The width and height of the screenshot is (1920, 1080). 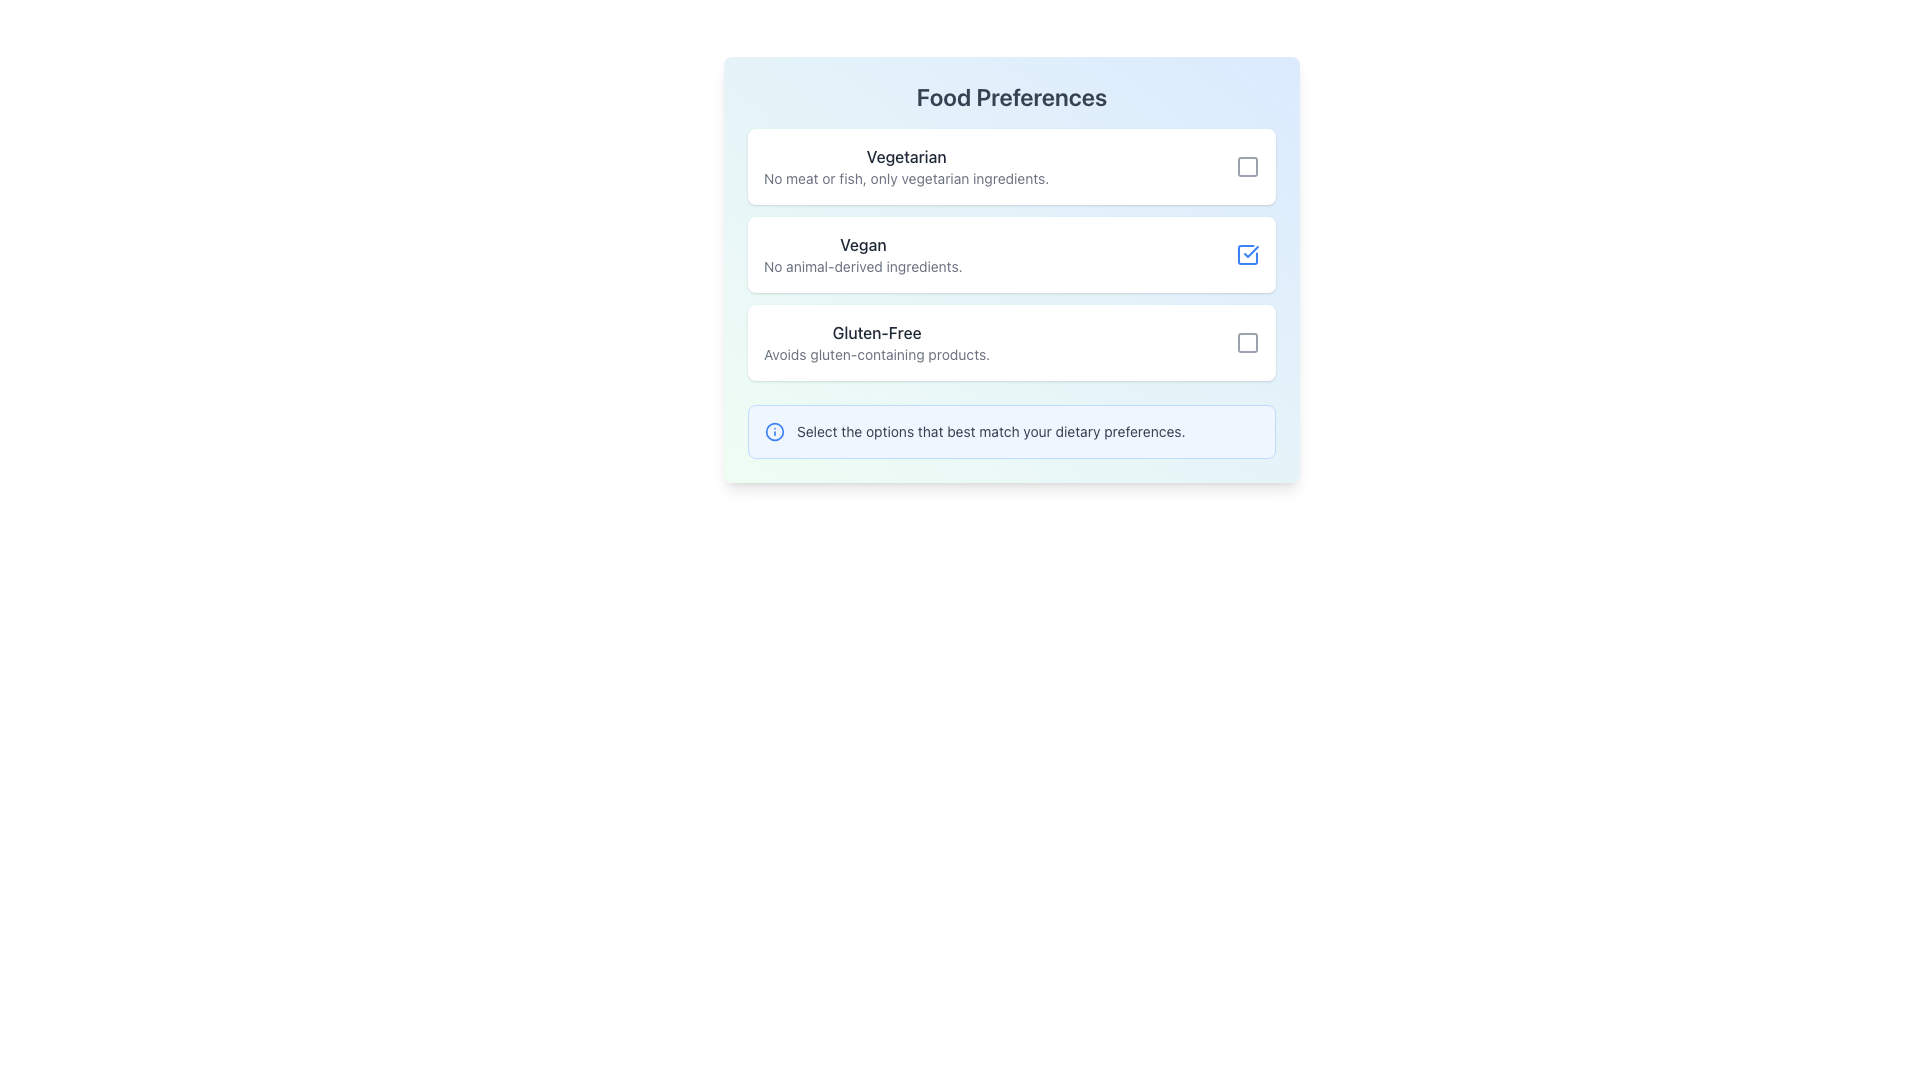 What do you see at coordinates (905, 165) in the screenshot?
I see `textual information from the Text Label element titled 'Vegetarian', which includes the description 'No meat or fish, only vegetarian ingredients.'` at bounding box center [905, 165].